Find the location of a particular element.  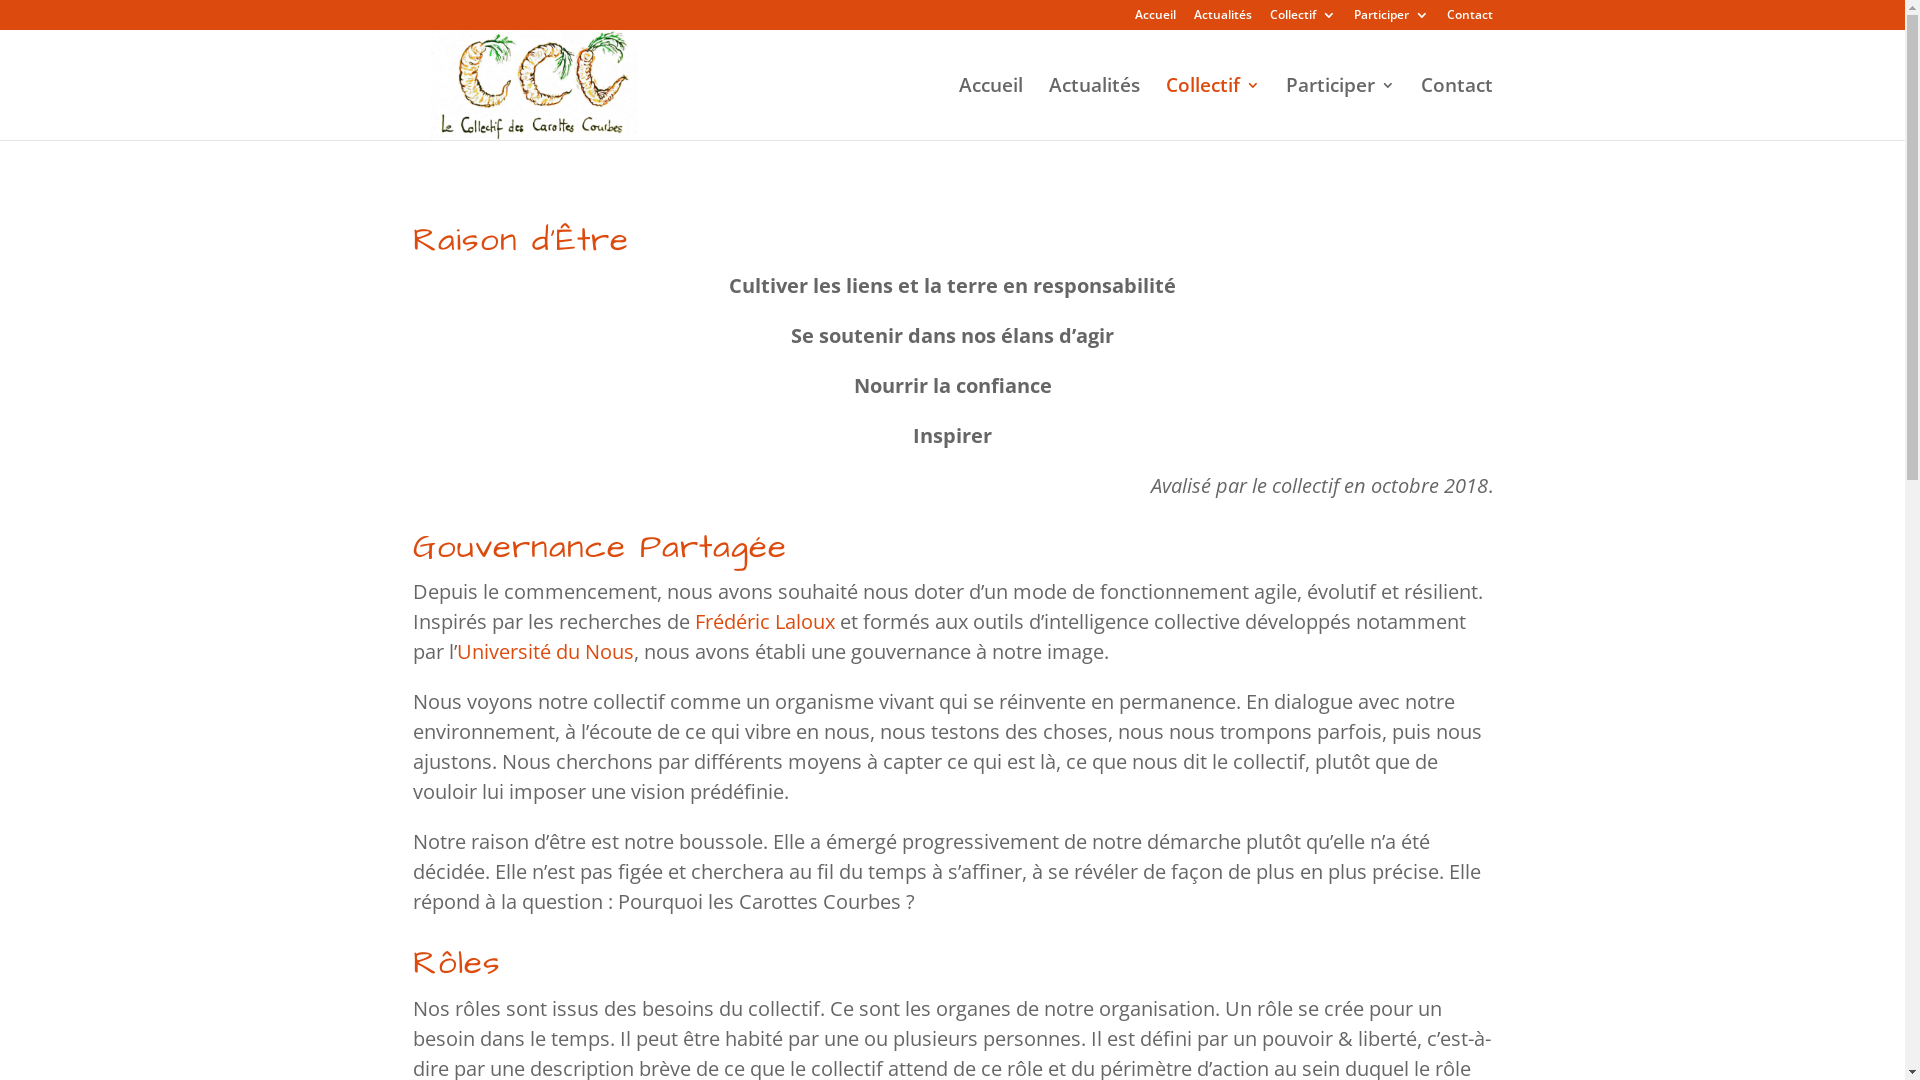

'Participer' is located at coordinates (1353, 19).